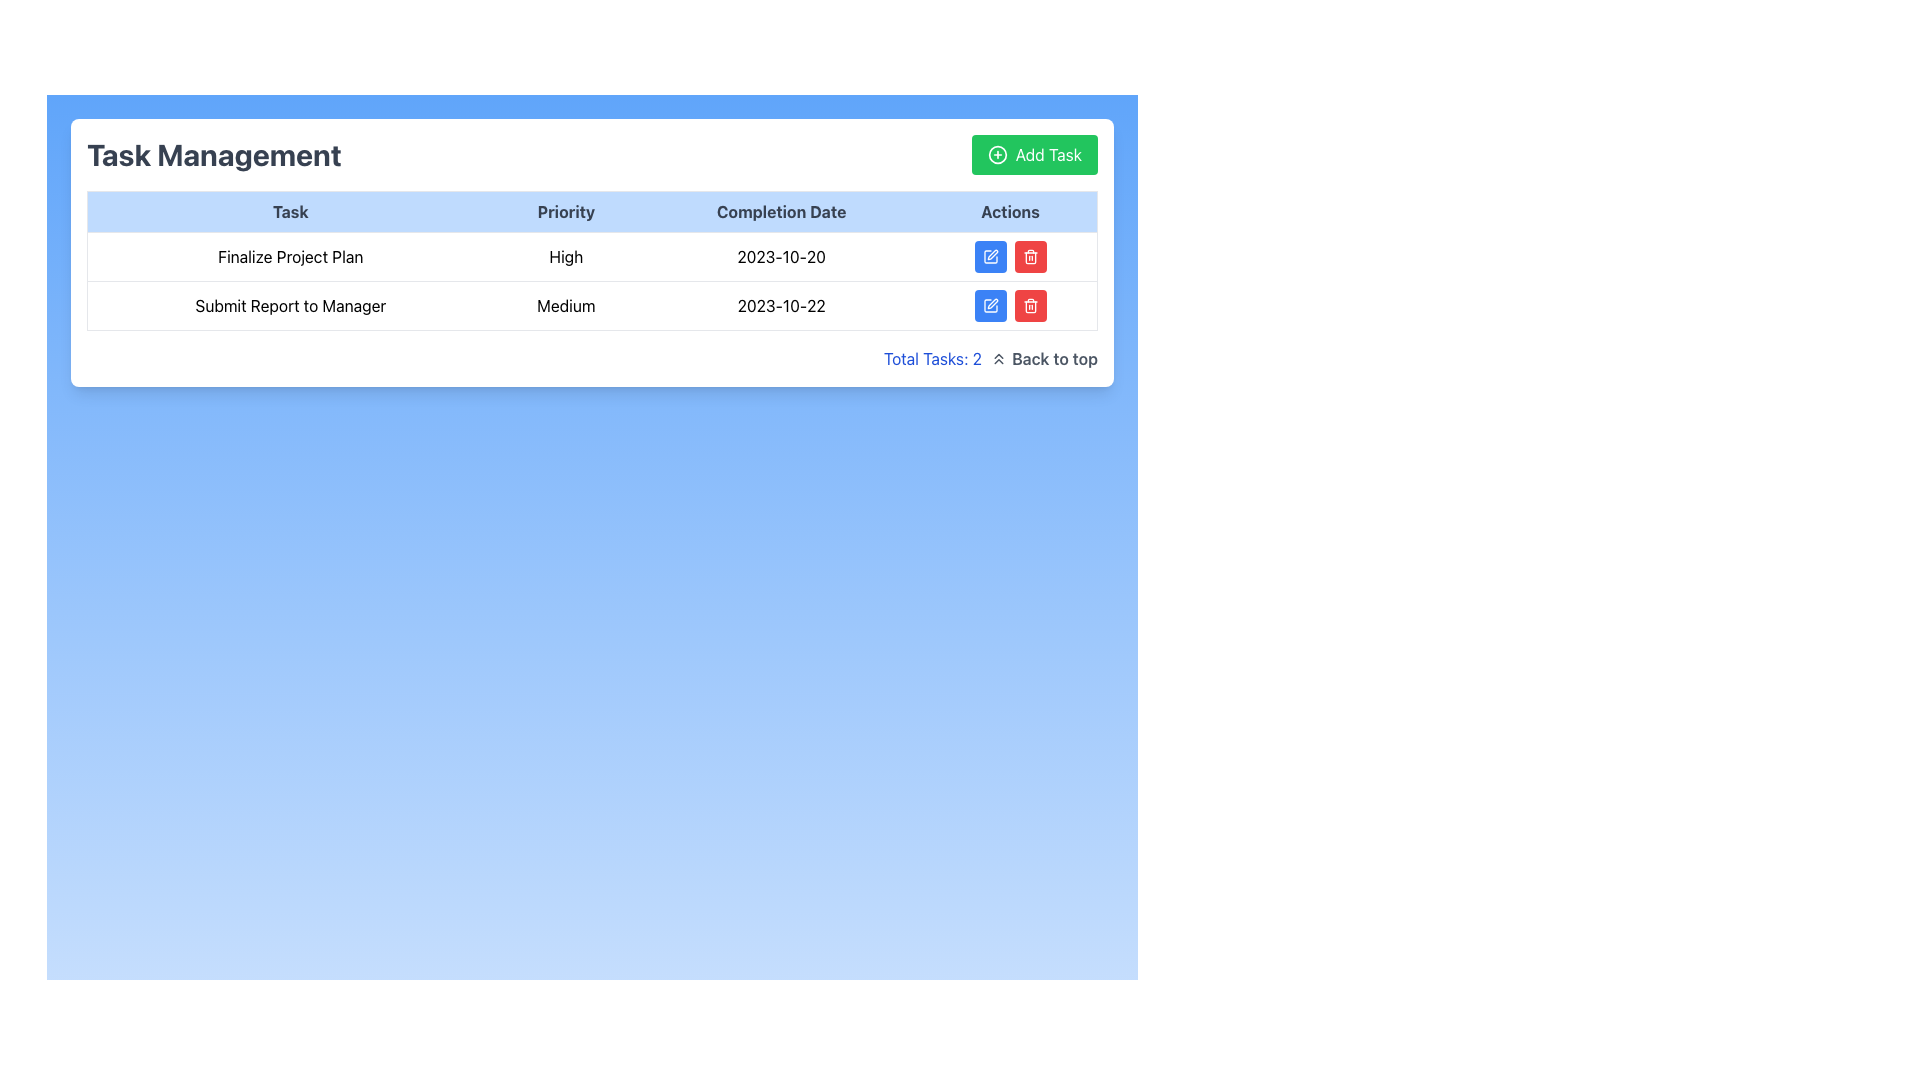  What do you see at coordinates (990, 256) in the screenshot?
I see `the action icon for 'Finalize Project Plan', which is a blue and white stylized square with a pen overlay` at bounding box center [990, 256].